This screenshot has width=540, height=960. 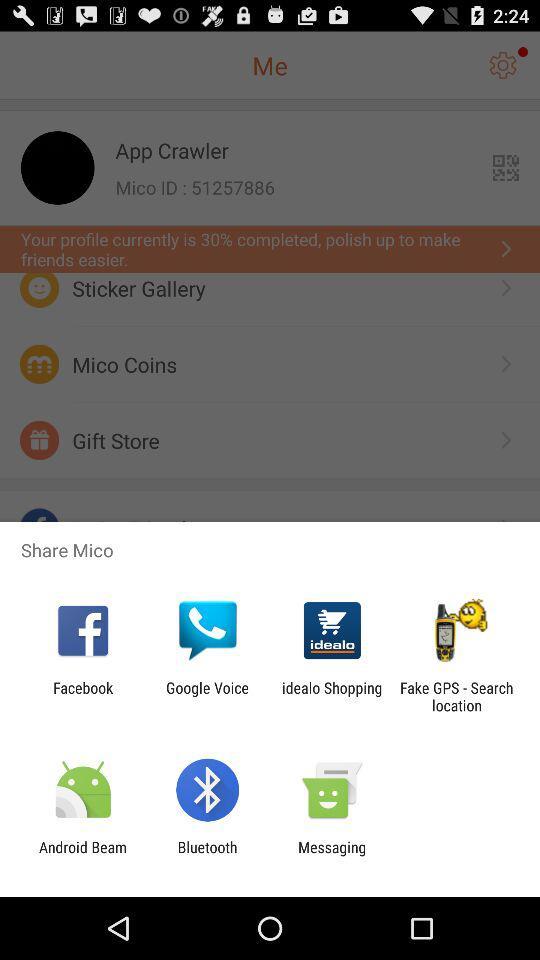 I want to click on the messaging item, so click(x=332, y=855).